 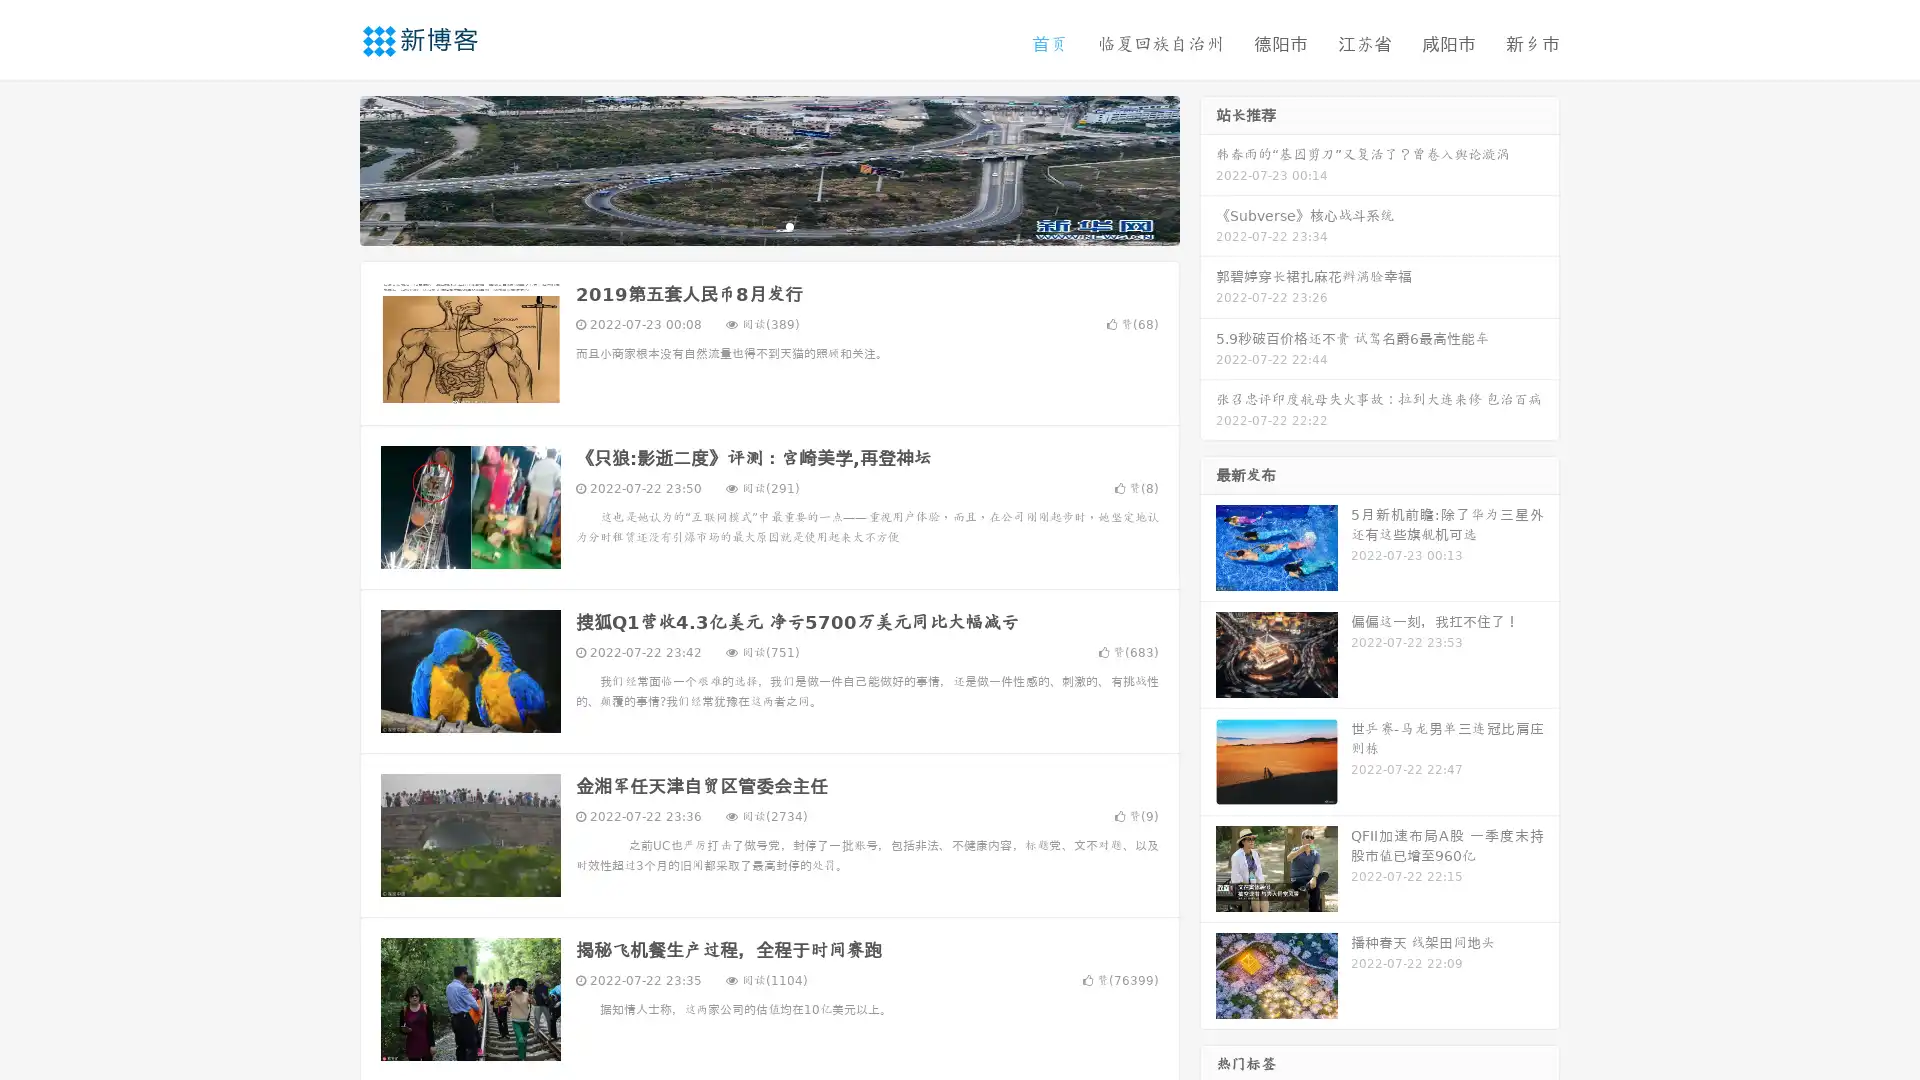 I want to click on Previous slide, so click(x=330, y=168).